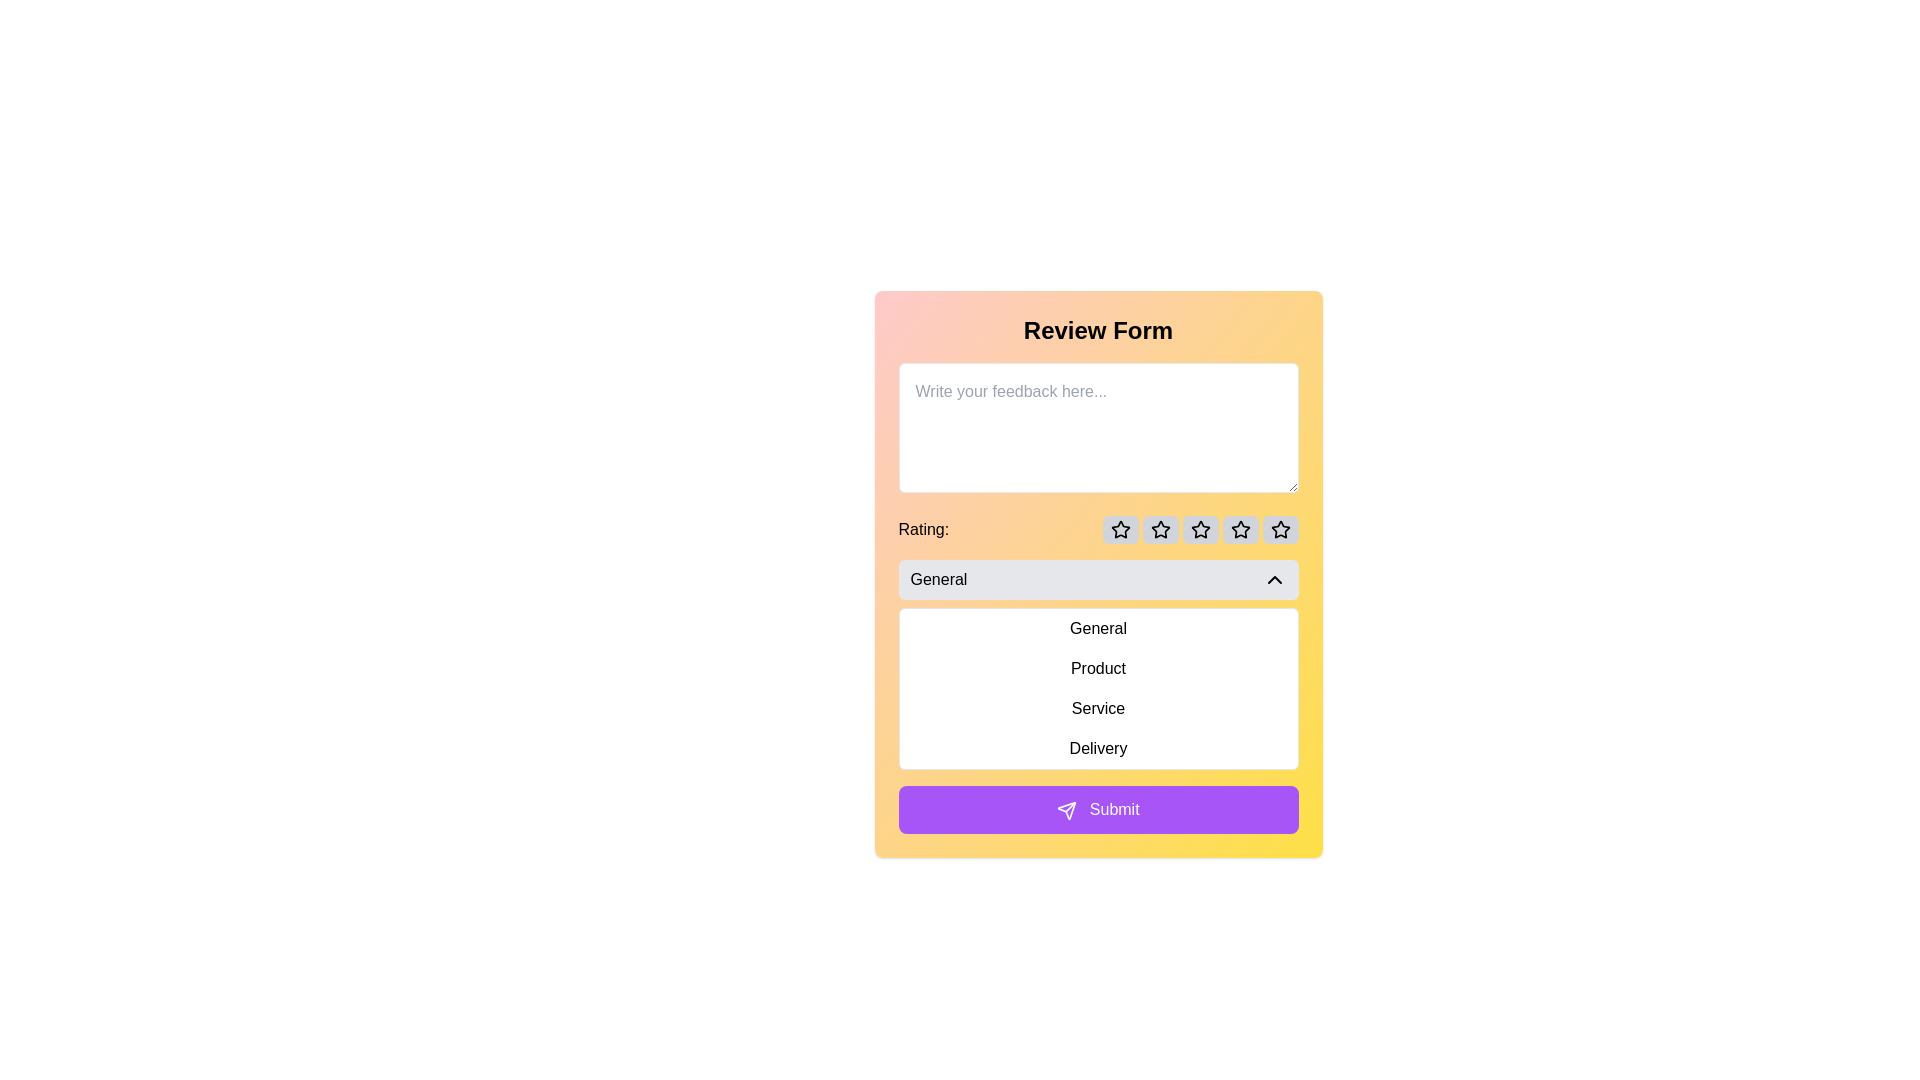  What do you see at coordinates (1120, 528) in the screenshot?
I see `the first rating star icon in the review form` at bounding box center [1120, 528].